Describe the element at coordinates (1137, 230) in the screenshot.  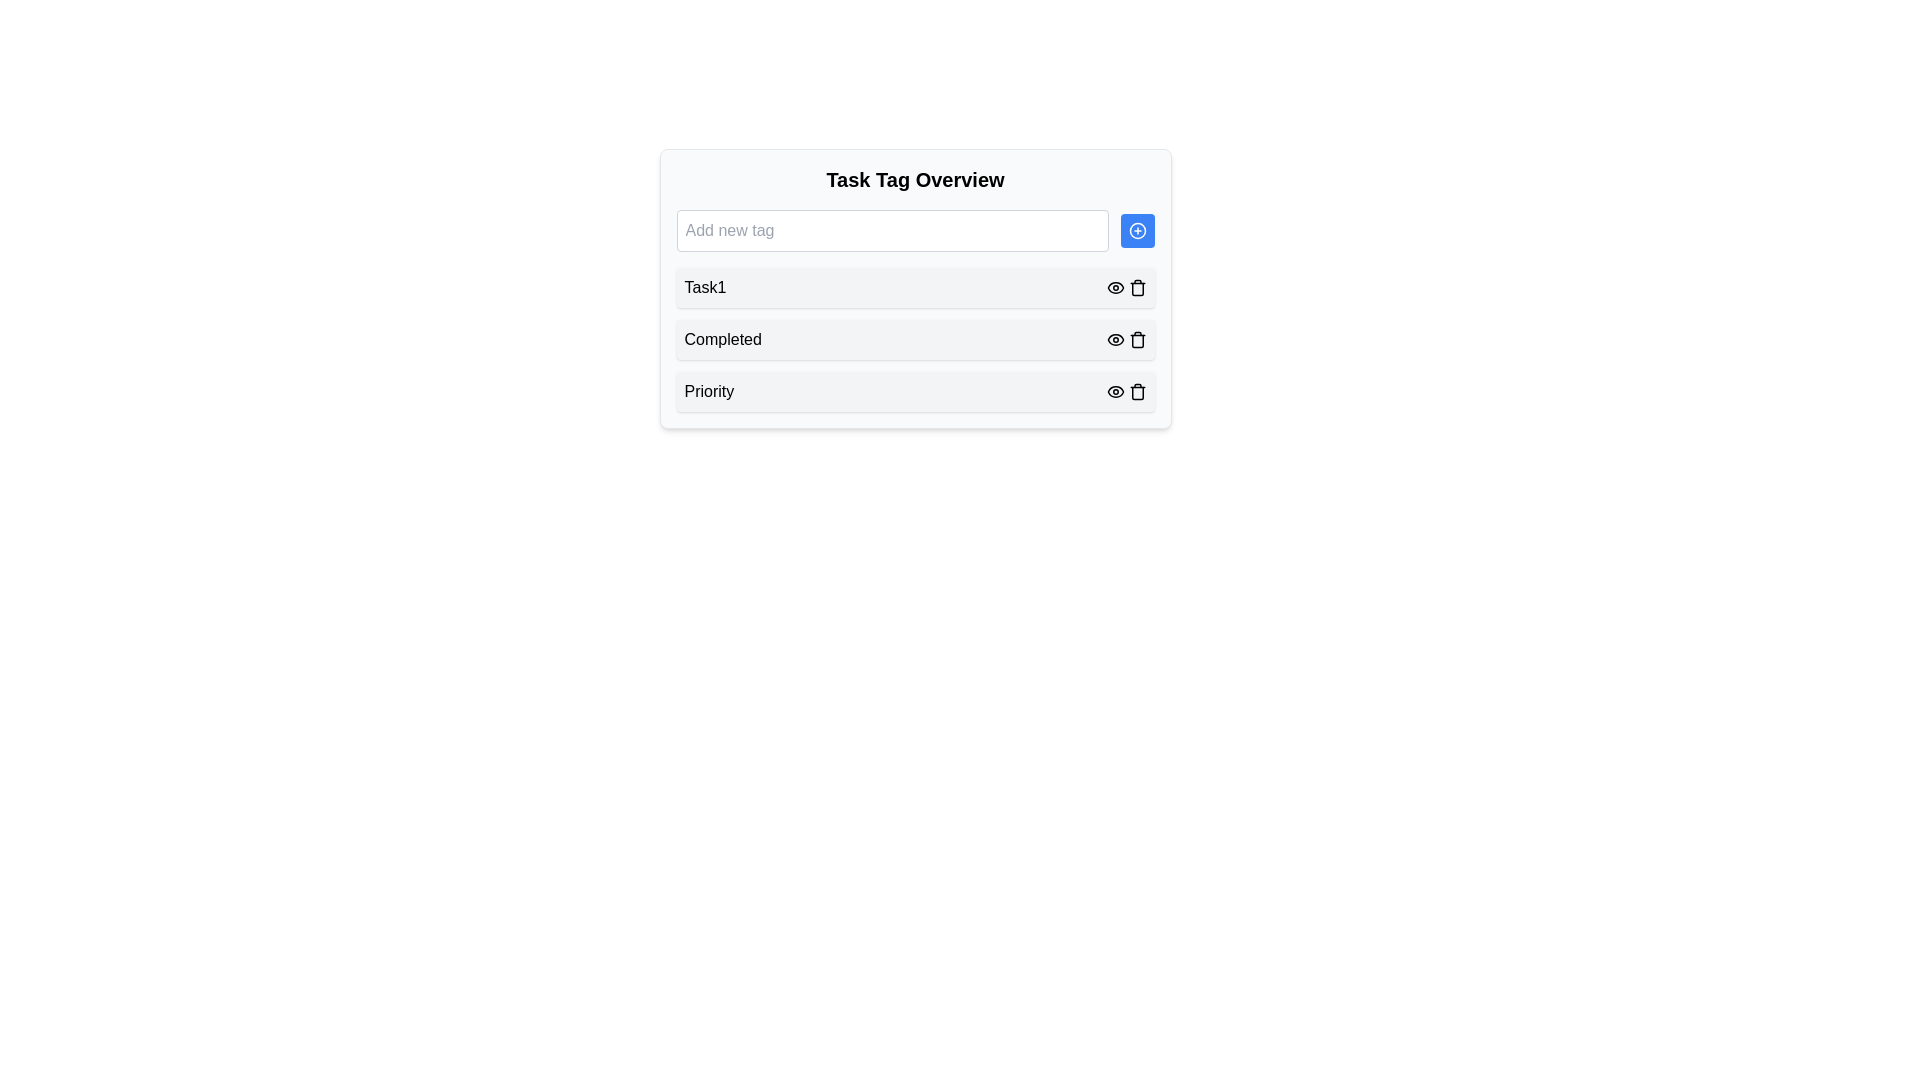
I see `the icon-based button located to the right of the 'Add new tag' text input field within the 'Task Tag Overview' panel` at that location.